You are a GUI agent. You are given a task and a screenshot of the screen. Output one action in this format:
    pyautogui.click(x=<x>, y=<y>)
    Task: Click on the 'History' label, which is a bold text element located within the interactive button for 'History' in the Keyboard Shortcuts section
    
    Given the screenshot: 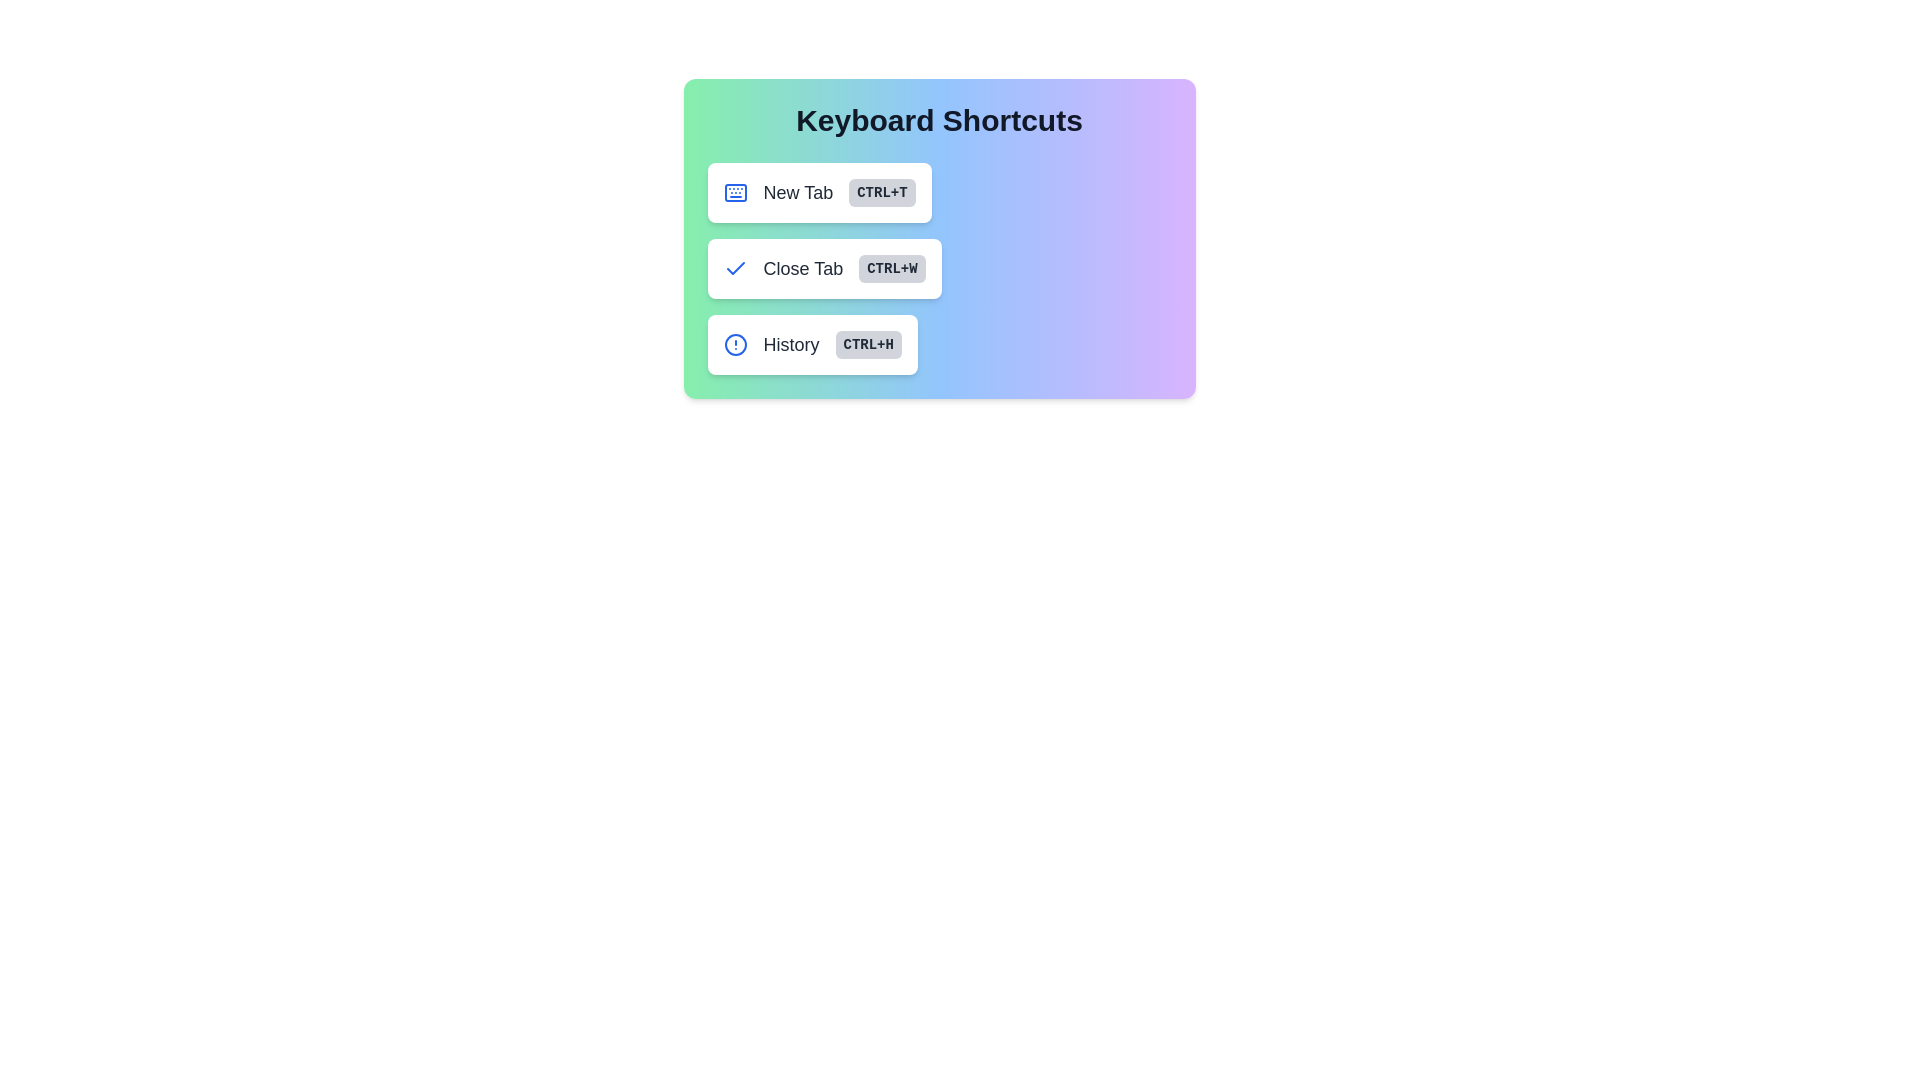 What is the action you would take?
    pyautogui.click(x=790, y=343)
    